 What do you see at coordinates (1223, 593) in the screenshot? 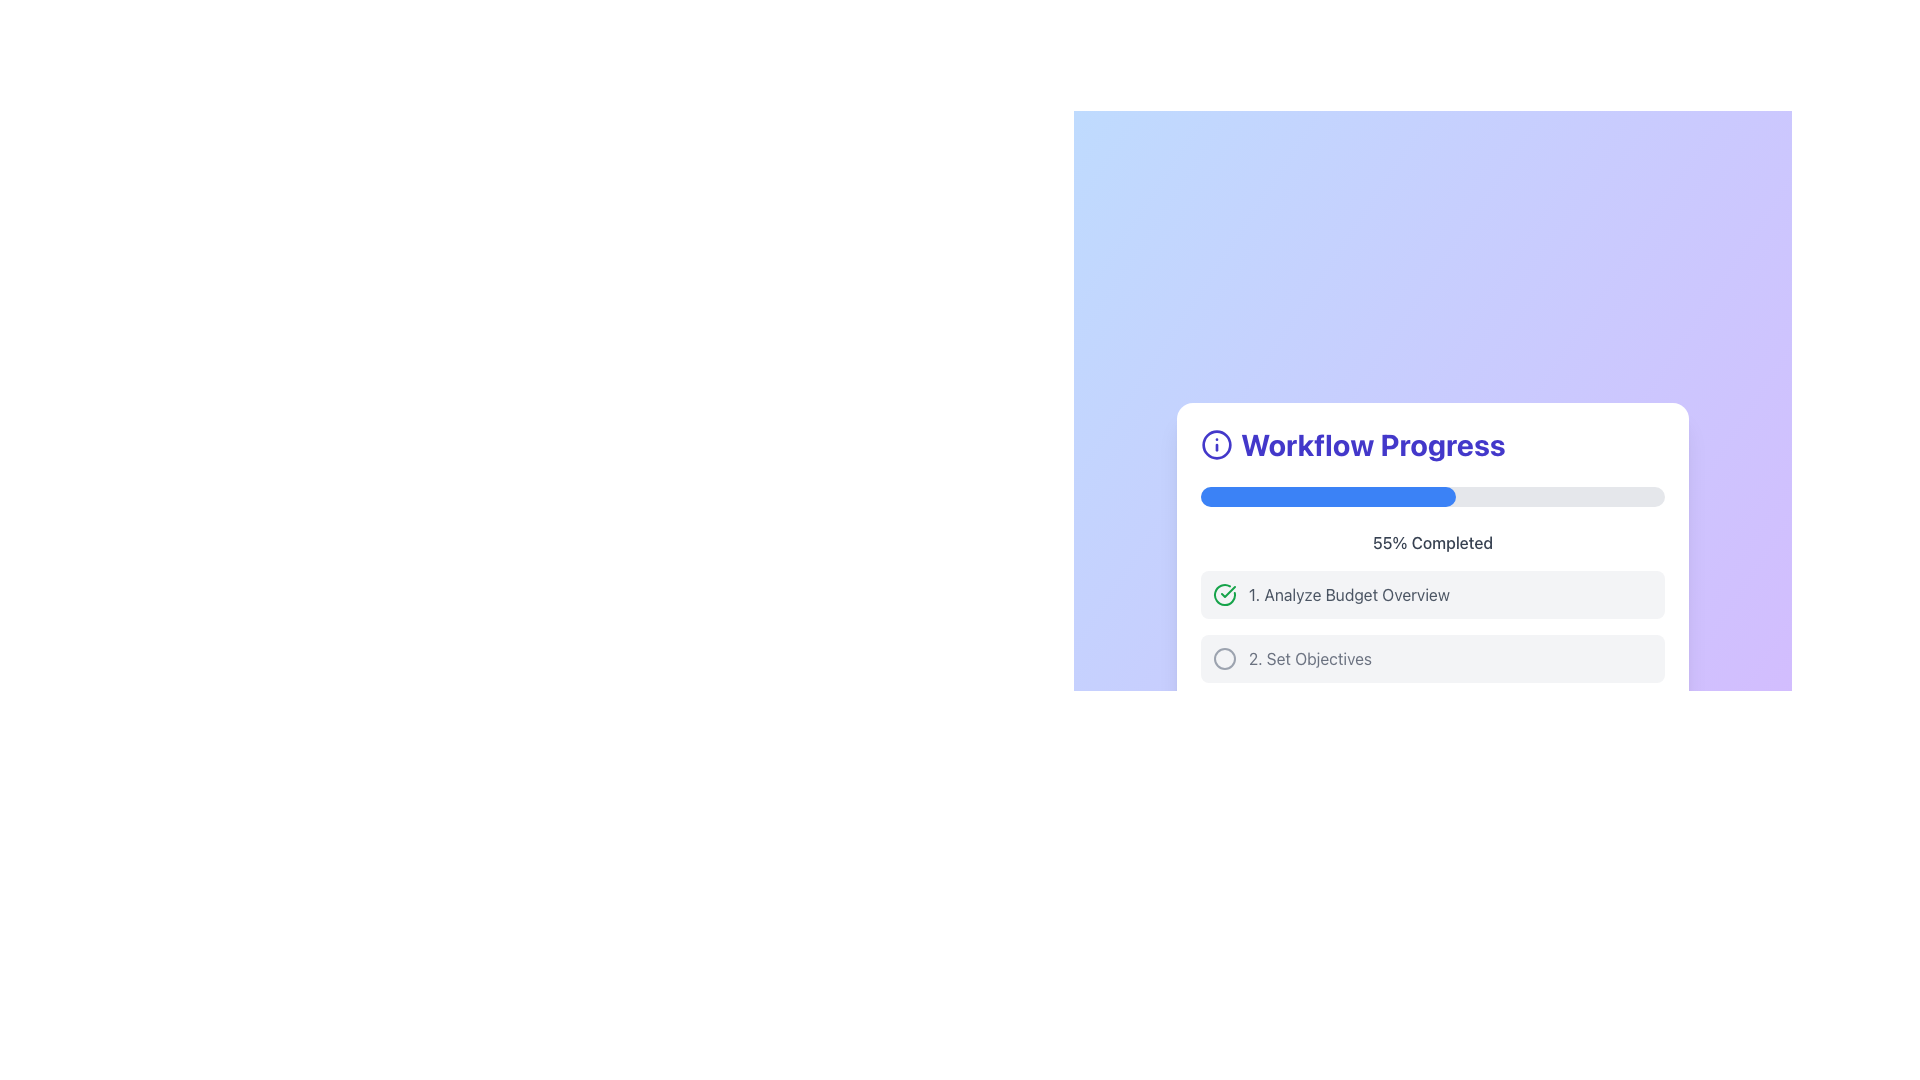
I see `the green circular checkmark icon` at bounding box center [1223, 593].